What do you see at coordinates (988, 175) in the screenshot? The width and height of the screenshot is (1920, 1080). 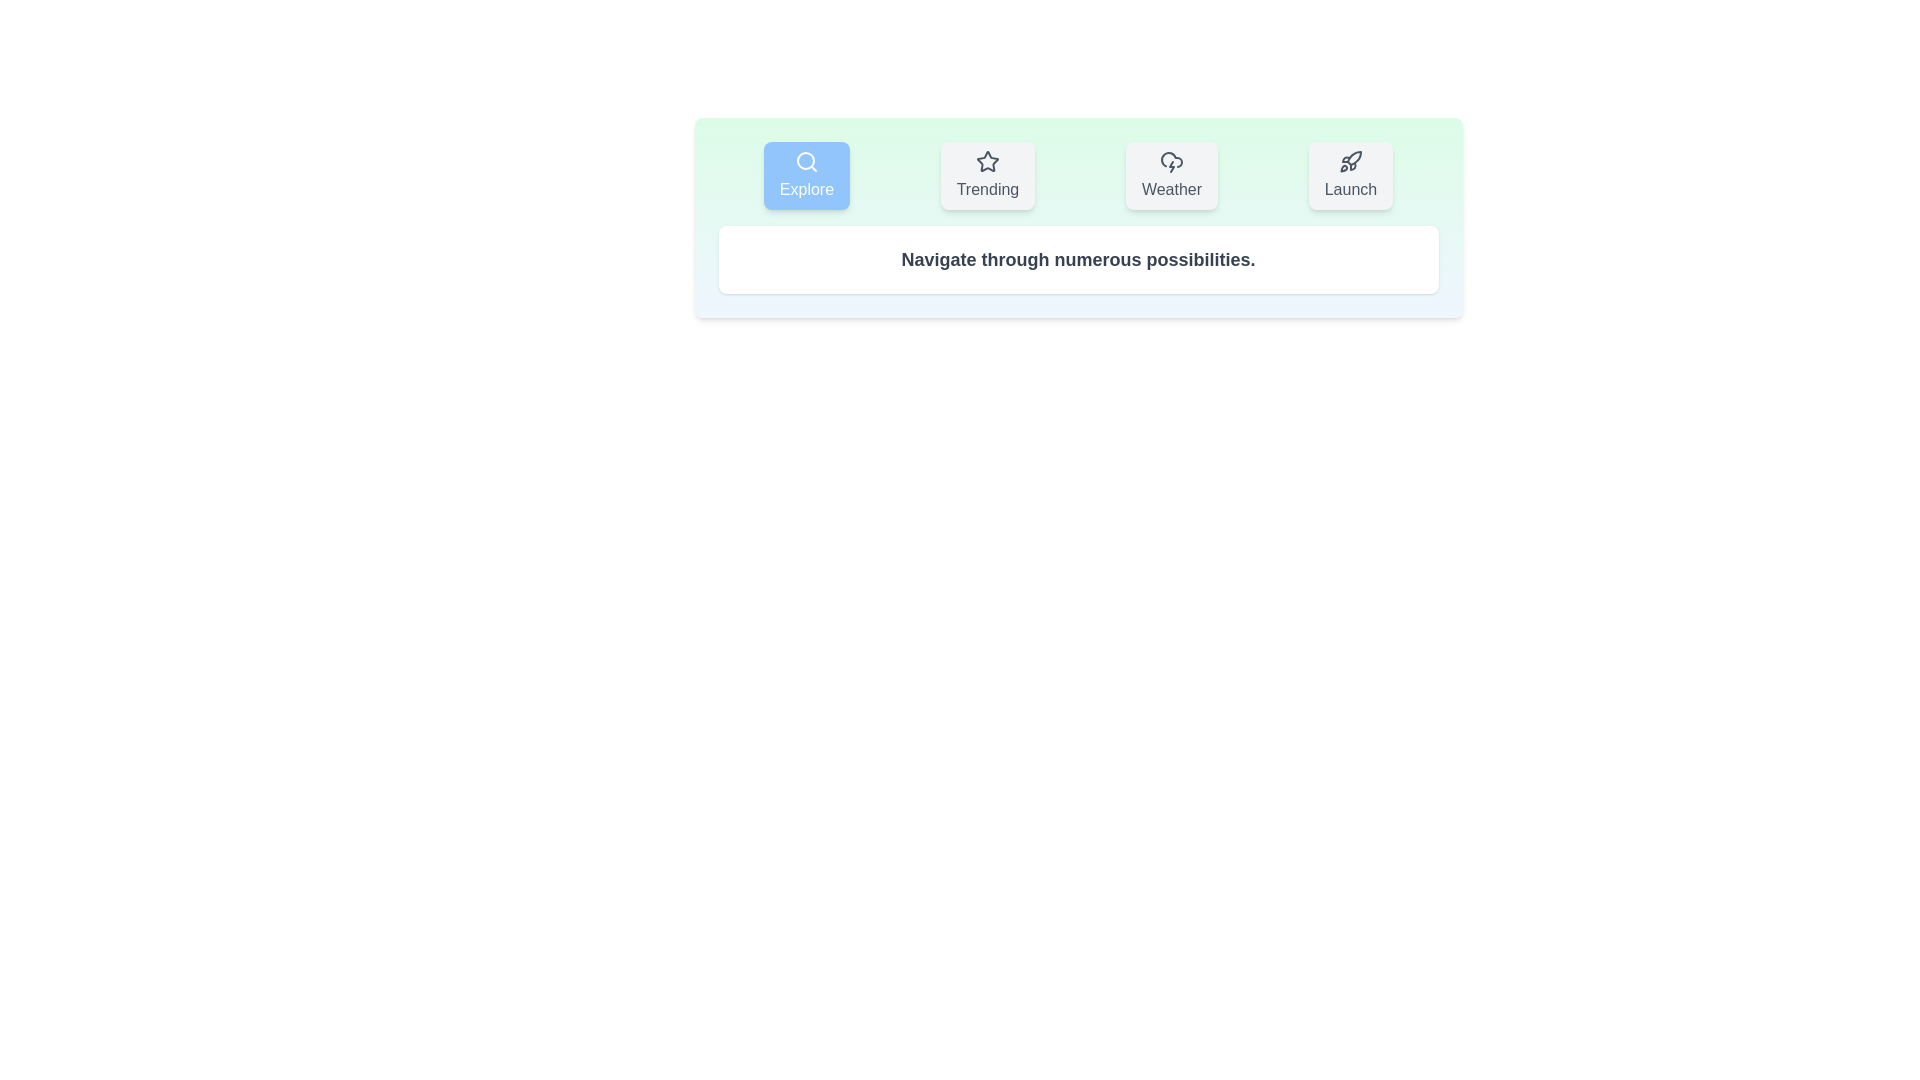 I see `the Trending tab to view its content` at bounding box center [988, 175].